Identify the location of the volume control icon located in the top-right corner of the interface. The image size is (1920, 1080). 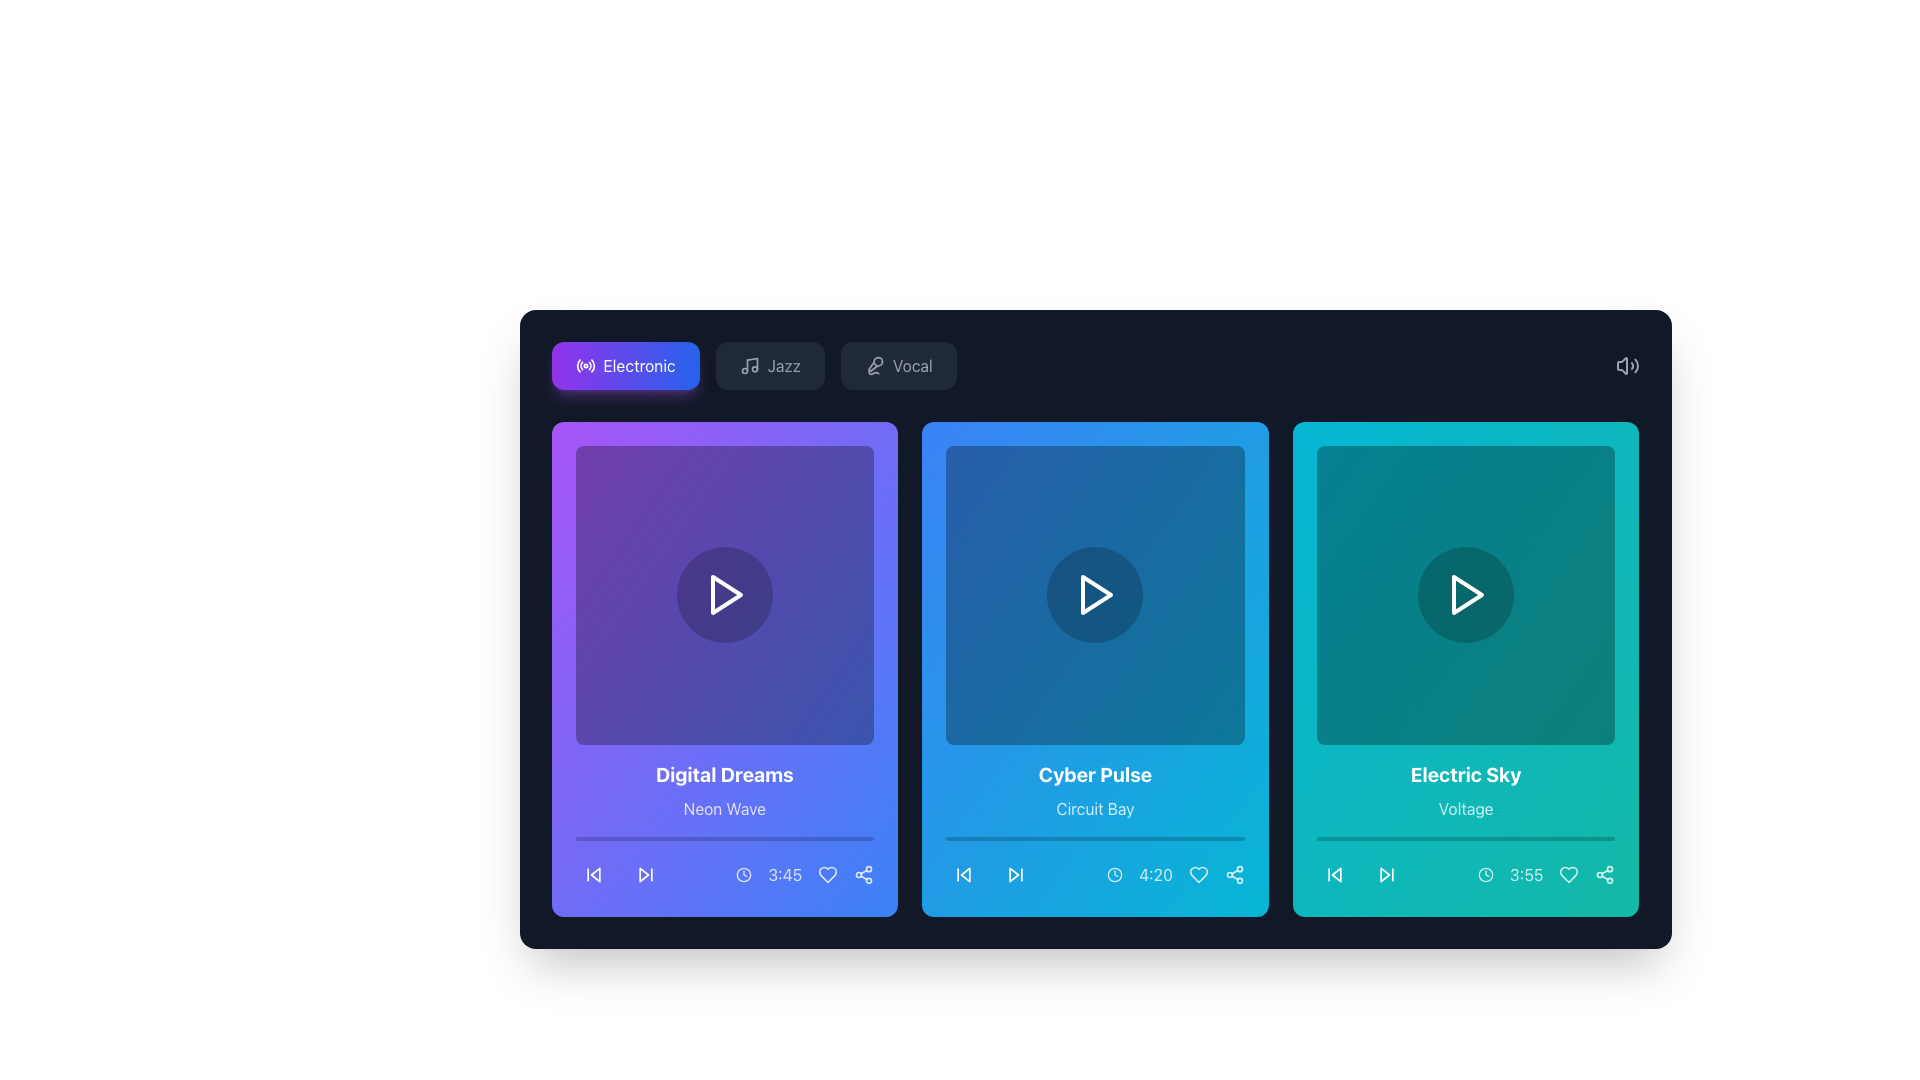
(1627, 366).